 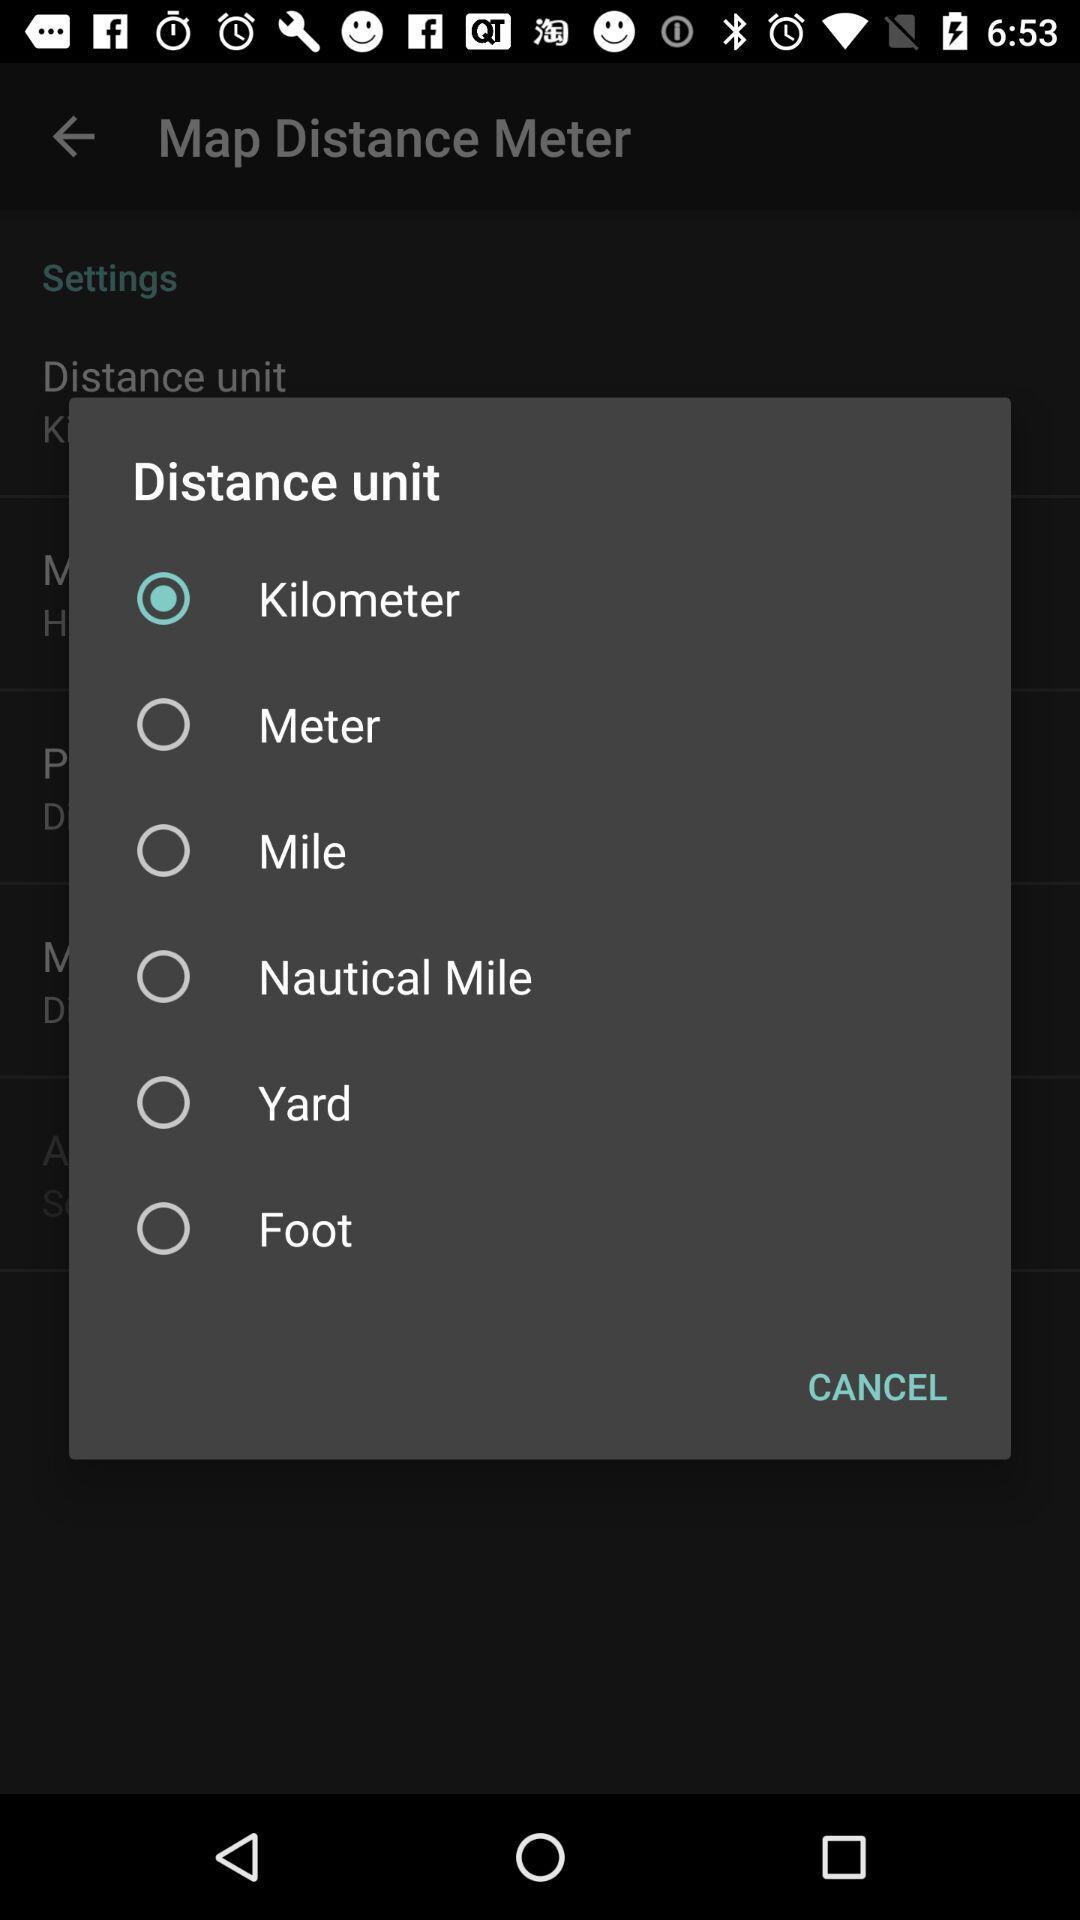 What do you see at coordinates (876, 1385) in the screenshot?
I see `cancel item` at bounding box center [876, 1385].